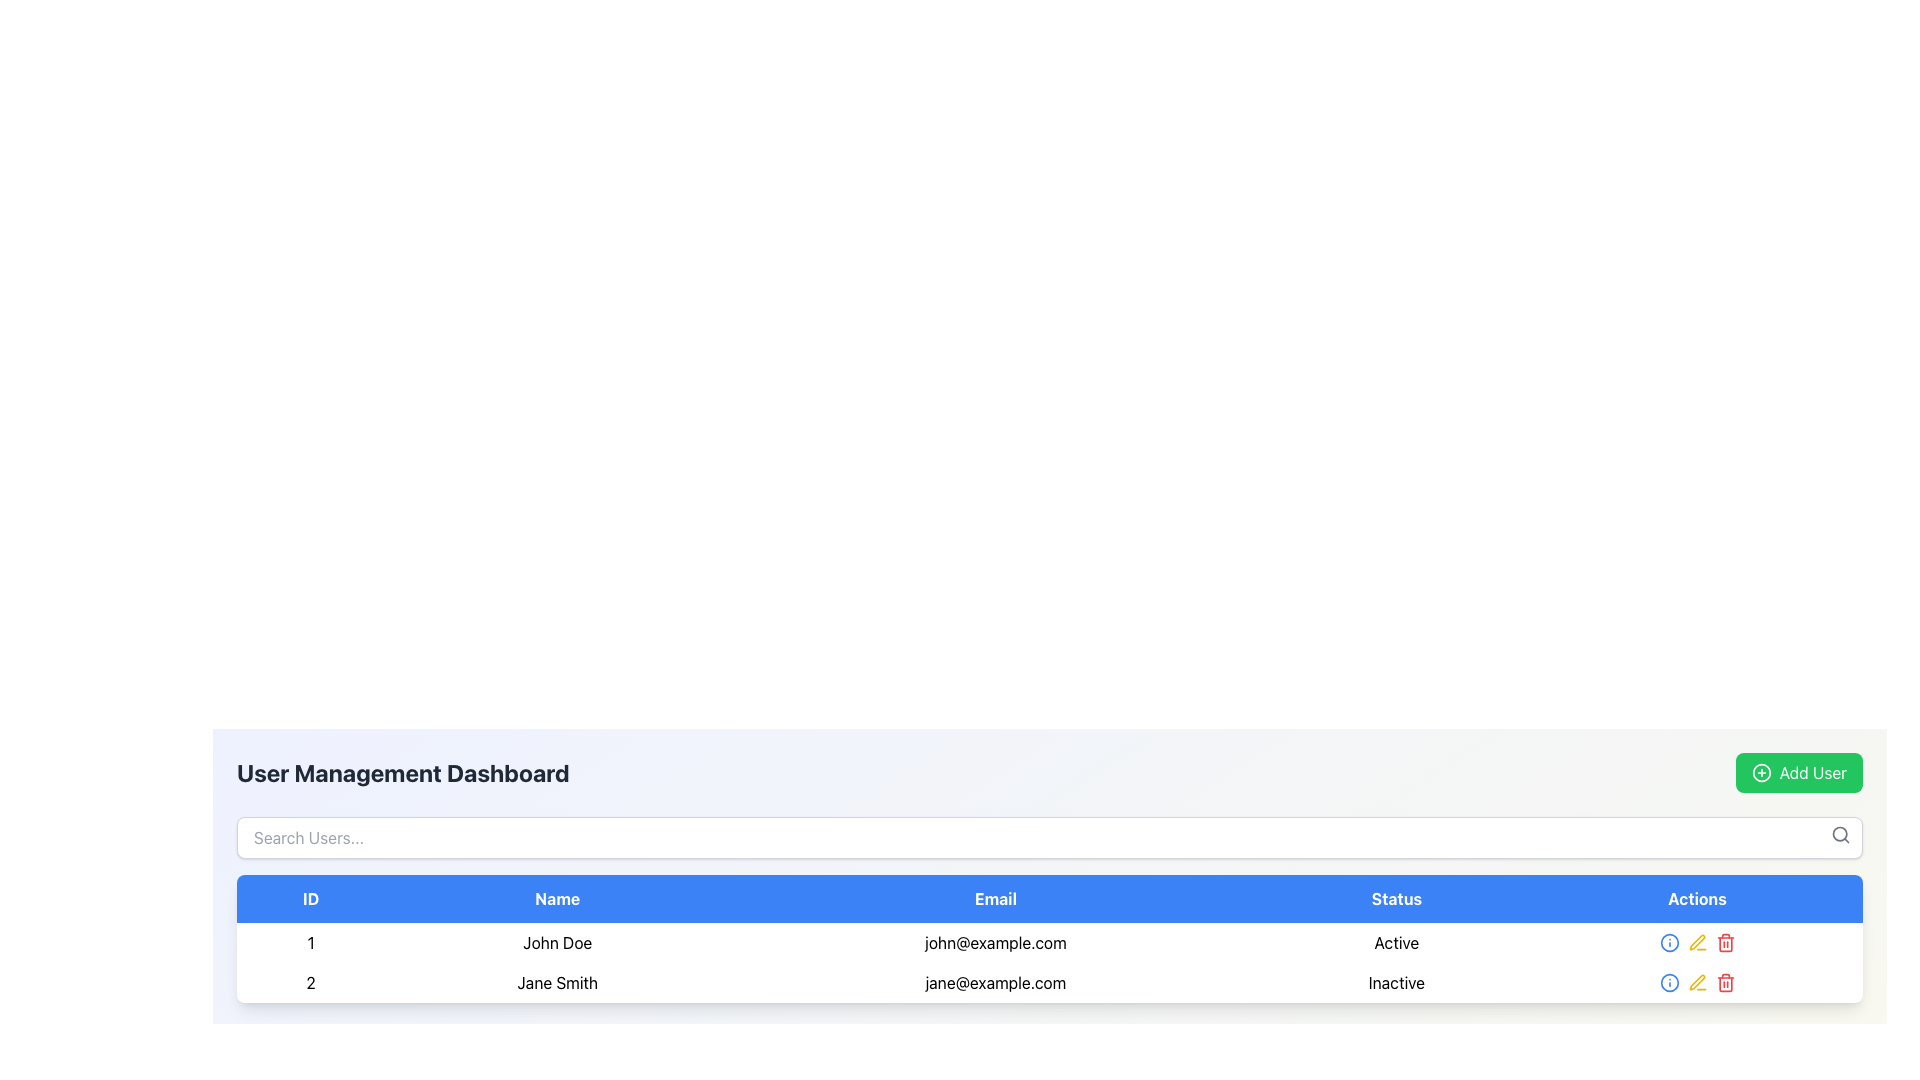  What do you see at coordinates (1696, 942) in the screenshot?
I see `the yellow icon resembling a pen or pencil in the 'Actions' column associated with 'John Doe' to initiate editing` at bounding box center [1696, 942].